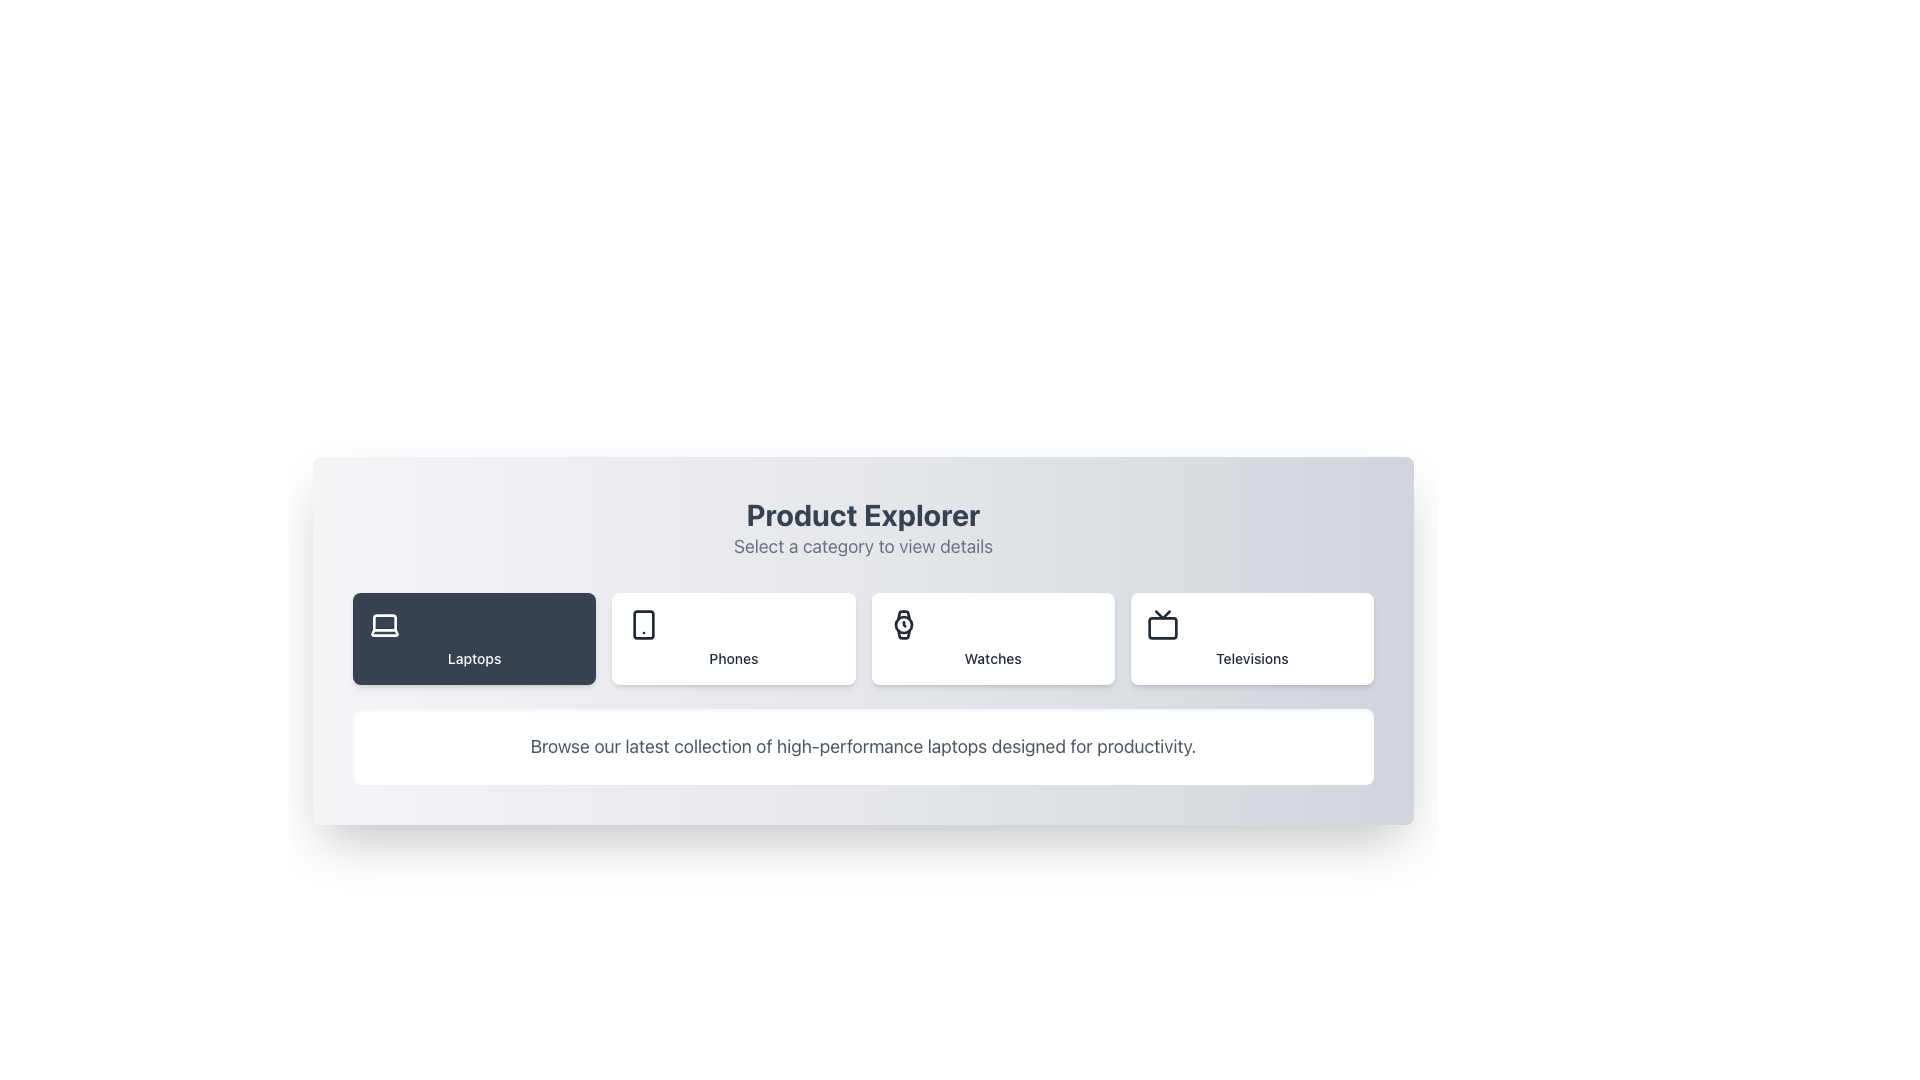  What do you see at coordinates (644, 623) in the screenshot?
I see `the larger rounded rectangle that forms the main body of the smartphone icon, located within the second card from the left under the 'Product Explorer' heading` at bounding box center [644, 623].